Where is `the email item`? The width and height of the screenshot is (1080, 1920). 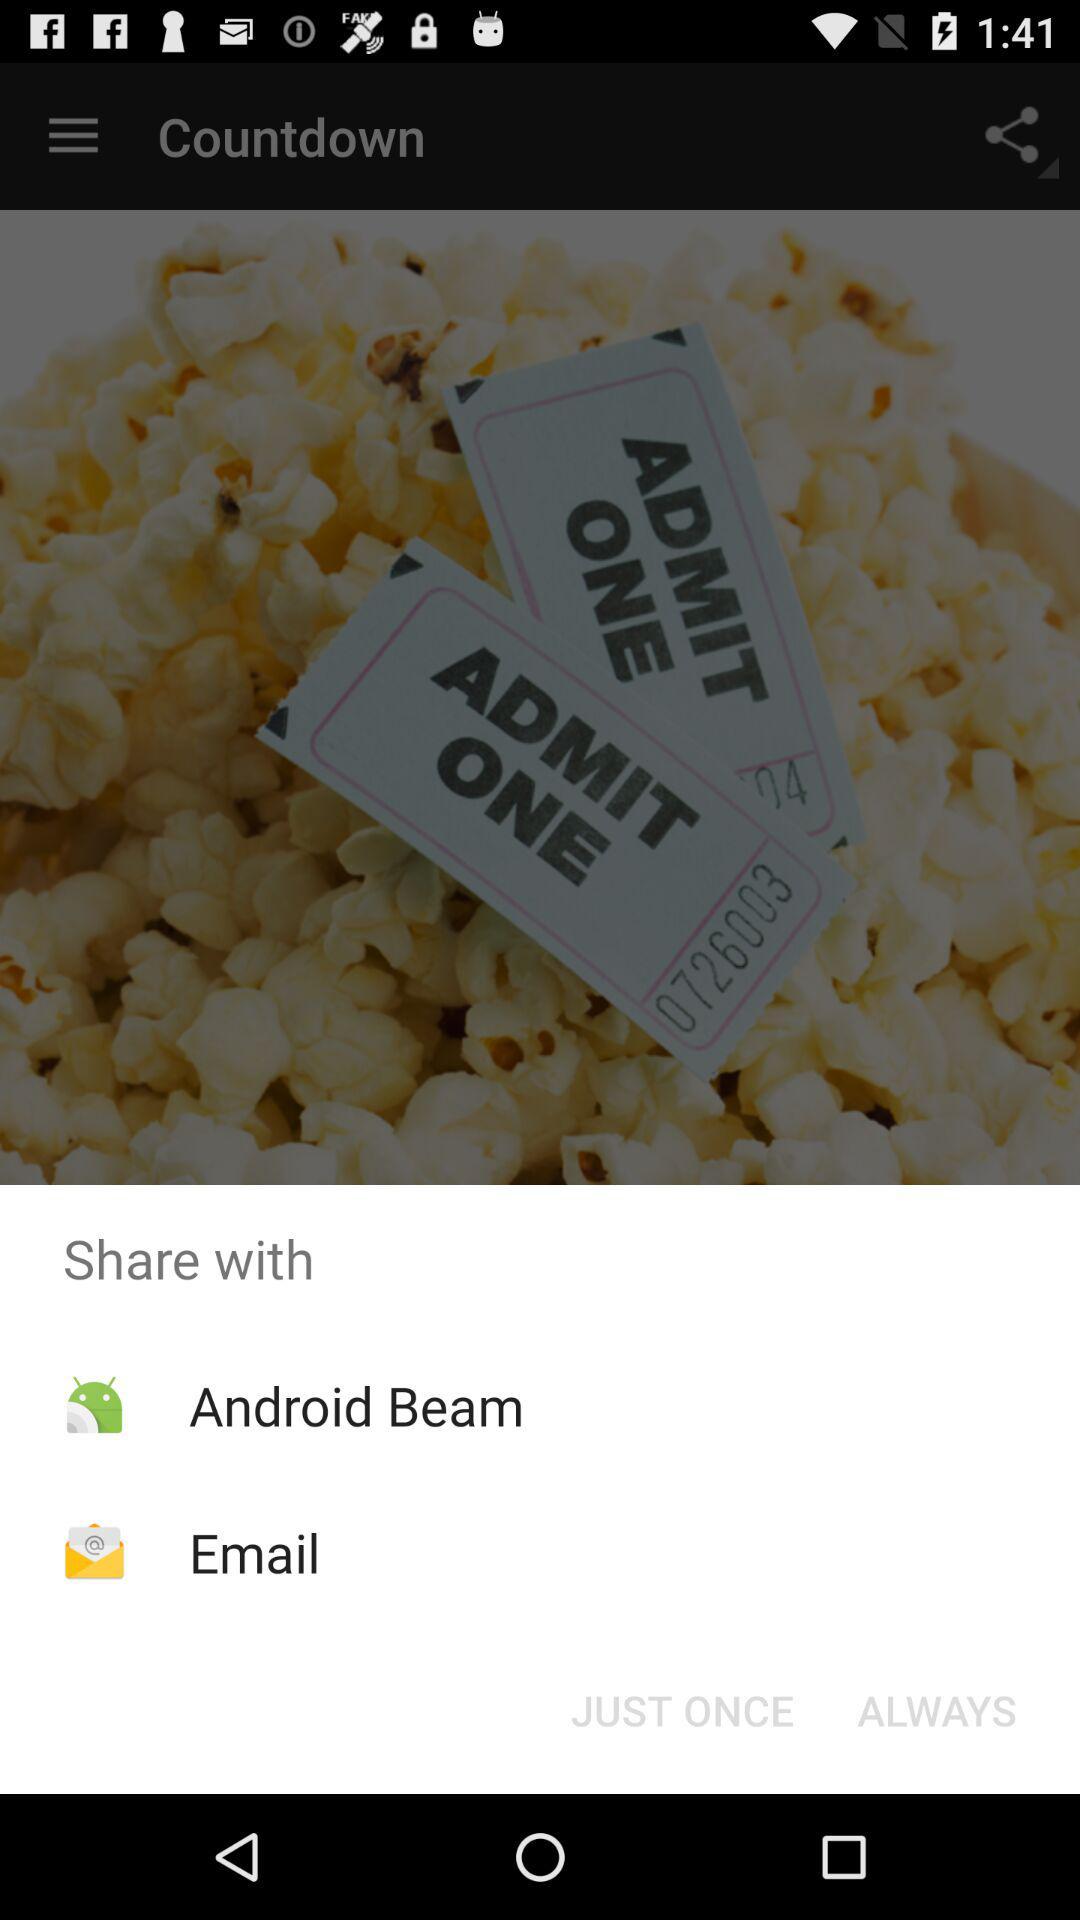 the email item is located at coordinates (253, 1551).